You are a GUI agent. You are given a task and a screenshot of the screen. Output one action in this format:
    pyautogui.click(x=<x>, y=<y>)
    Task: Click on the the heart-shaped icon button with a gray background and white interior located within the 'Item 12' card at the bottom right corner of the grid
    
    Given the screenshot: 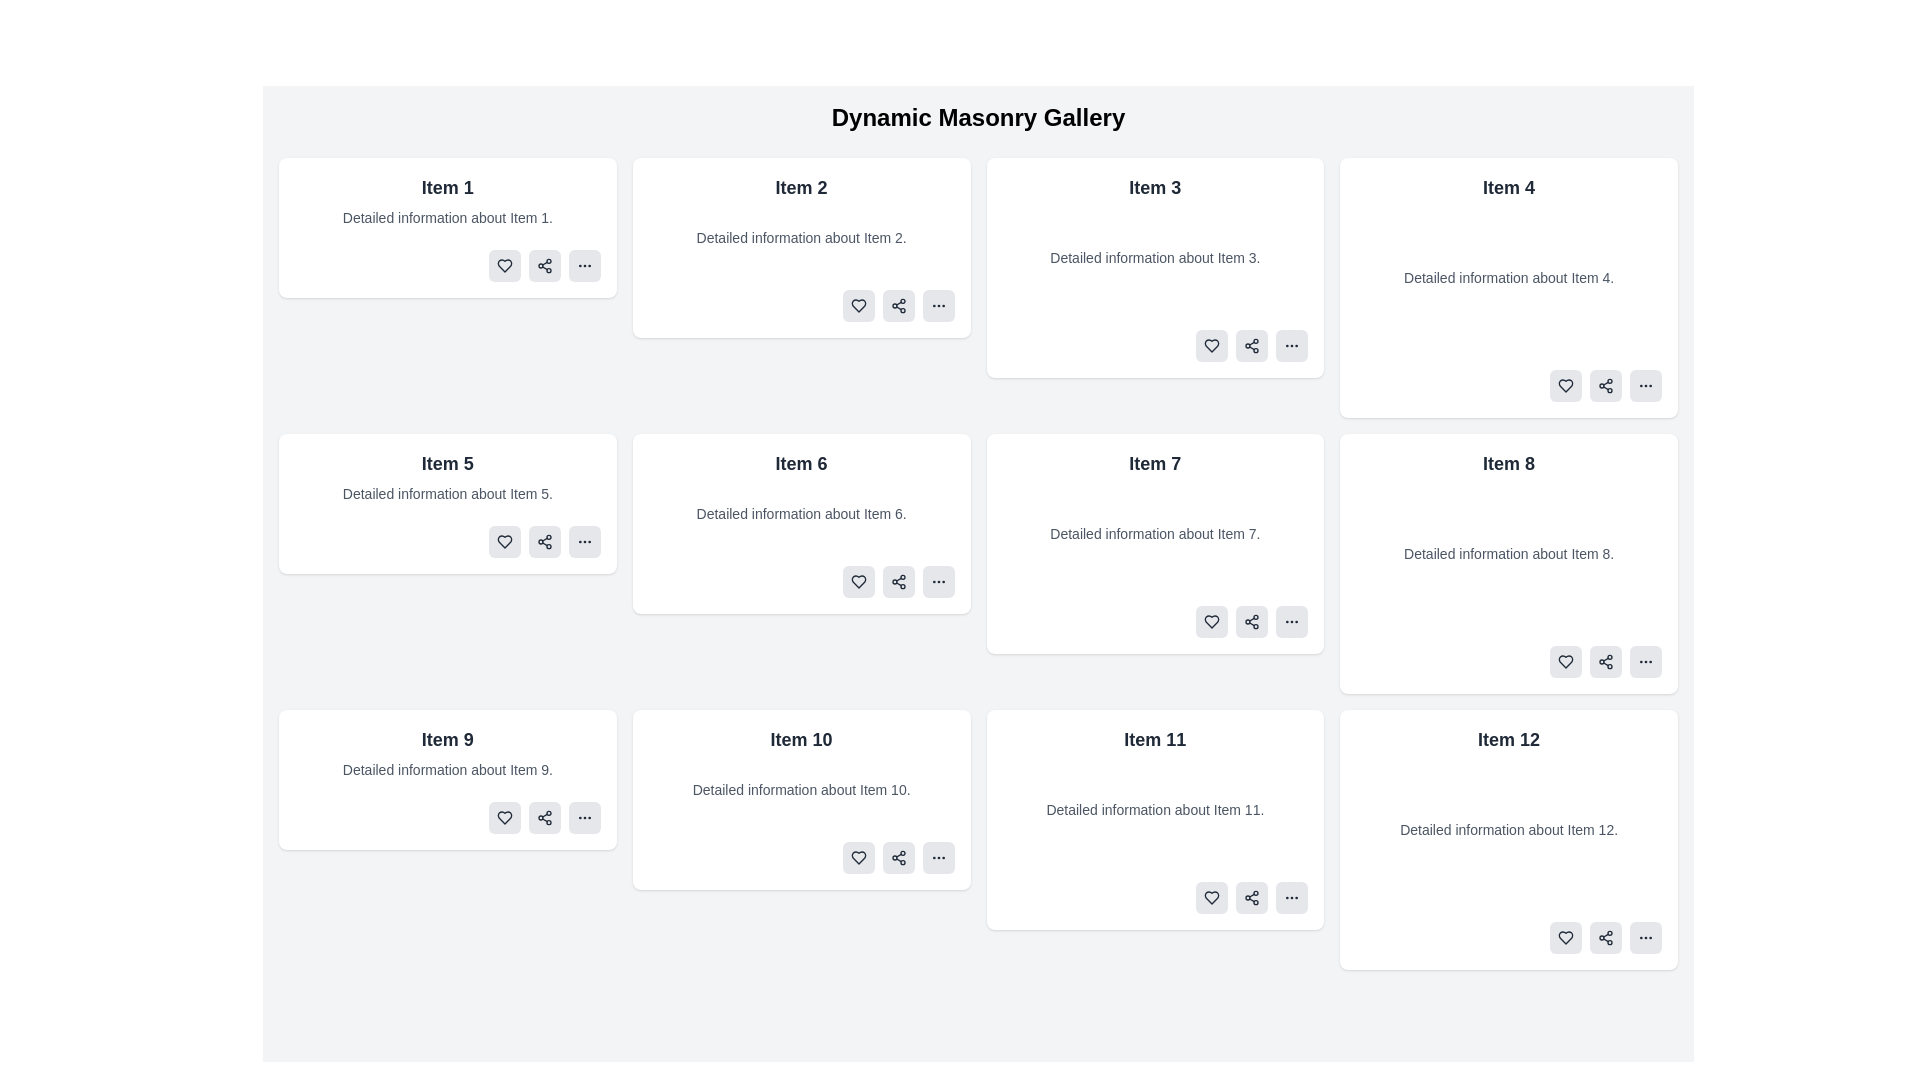 What is the action you would take?
    pyautogui.click(x=1564, y=937)
    